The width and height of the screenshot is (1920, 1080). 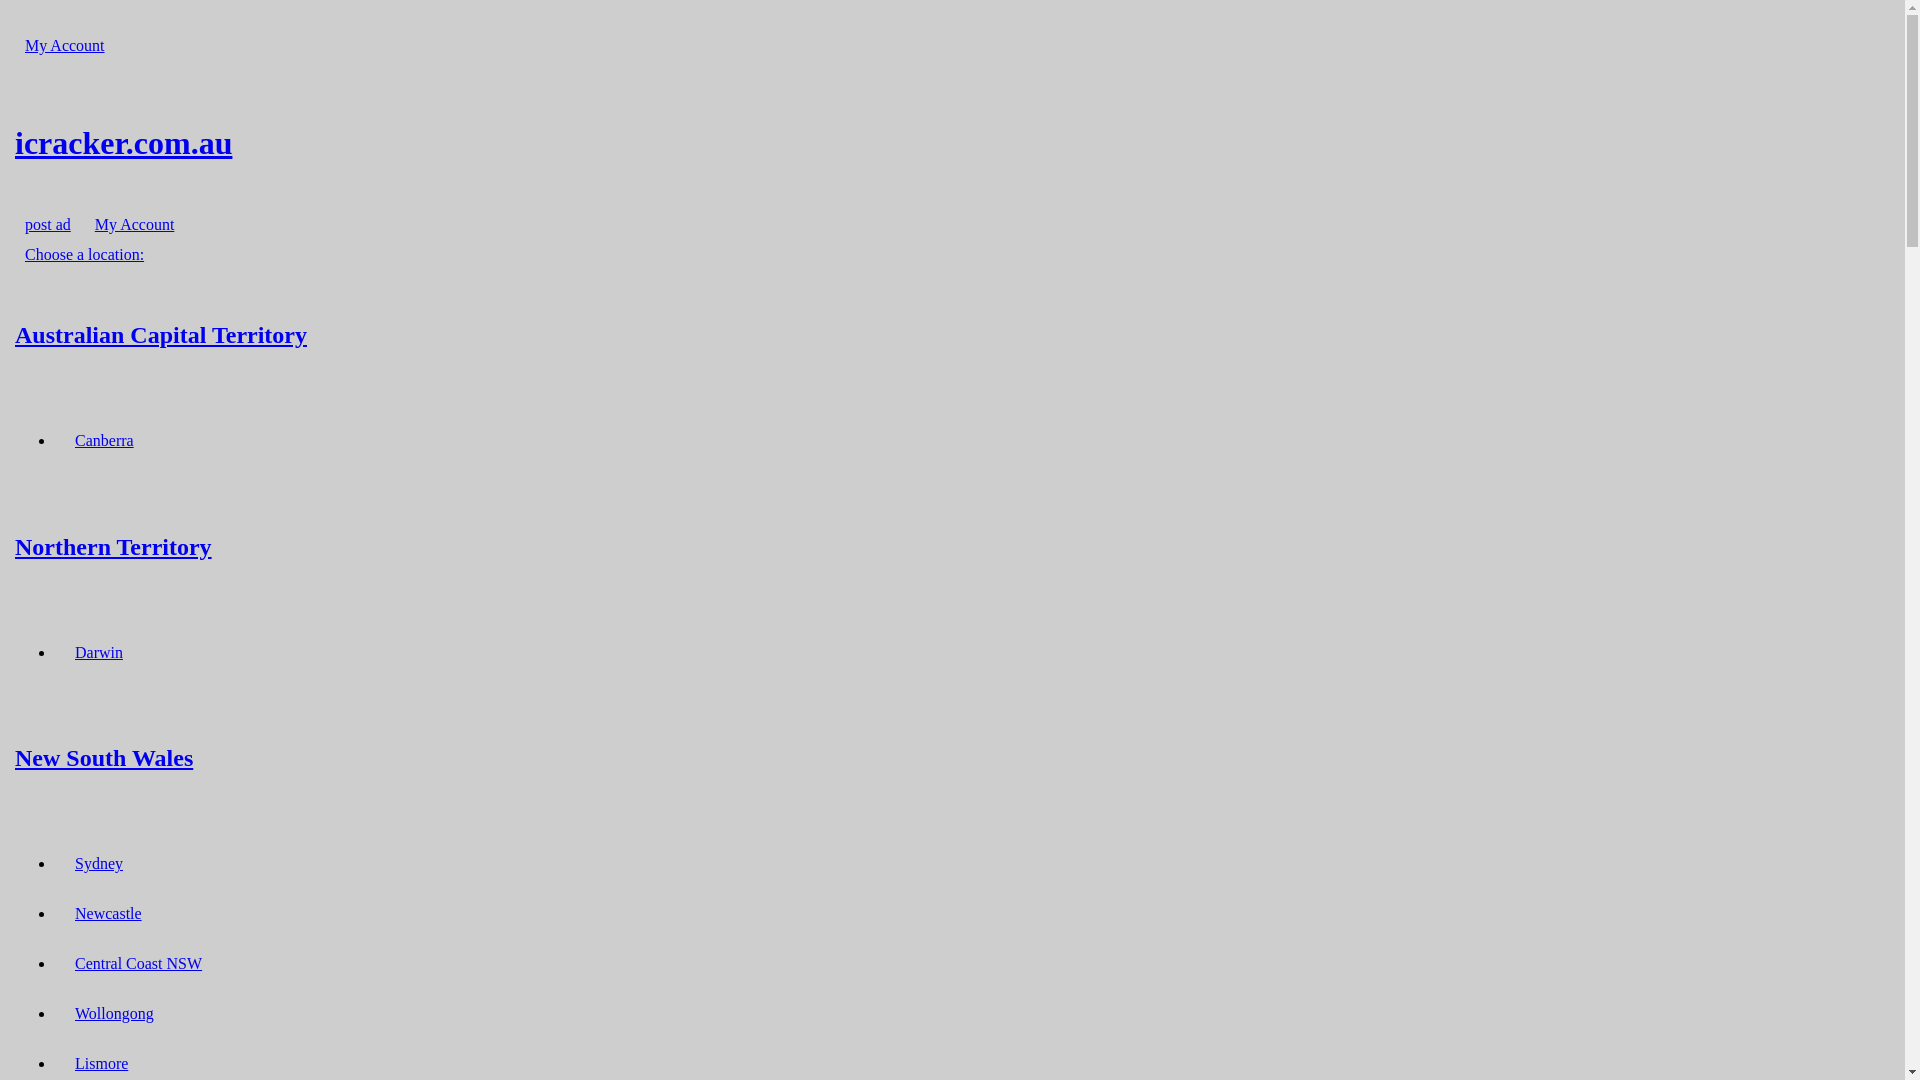 What do you see at coordinates (951, 141) in the screenshot?
I see `'icracker.com.au'` at bounding box center [951, 141].